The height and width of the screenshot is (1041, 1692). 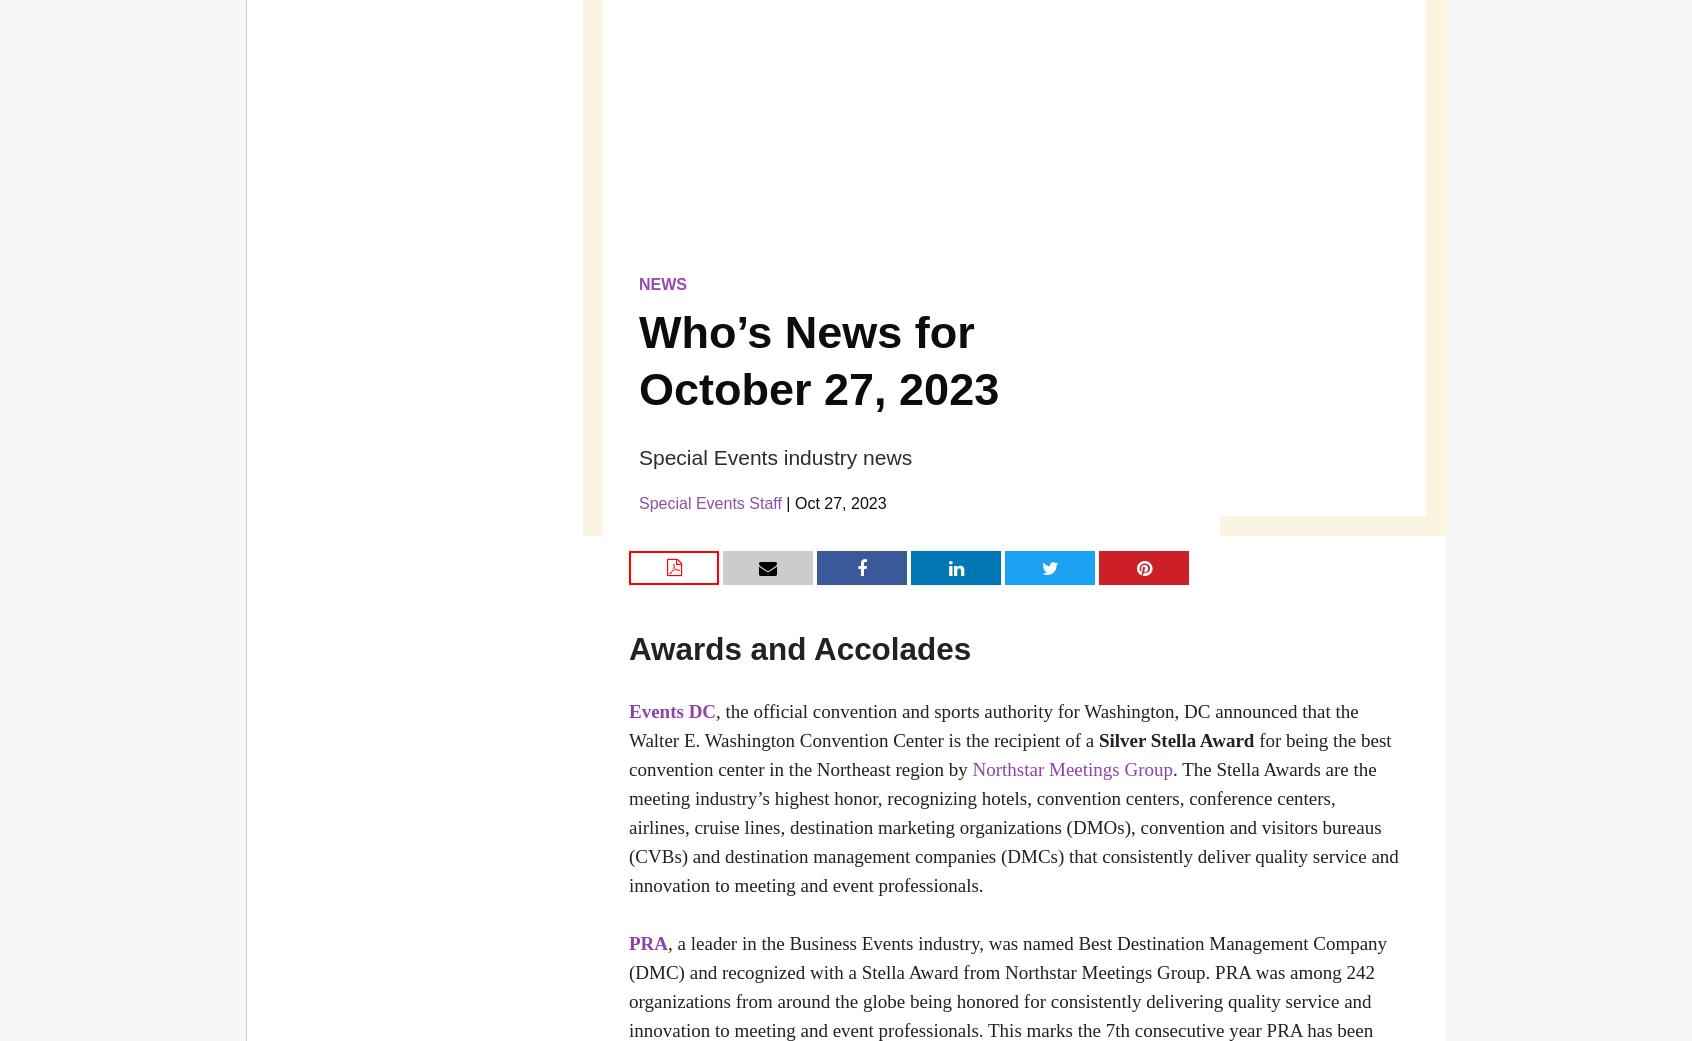 What do you see at coordinates (672, 710) in the screenshot?
I see `'Events DC'` at bounding box center [672, 710].